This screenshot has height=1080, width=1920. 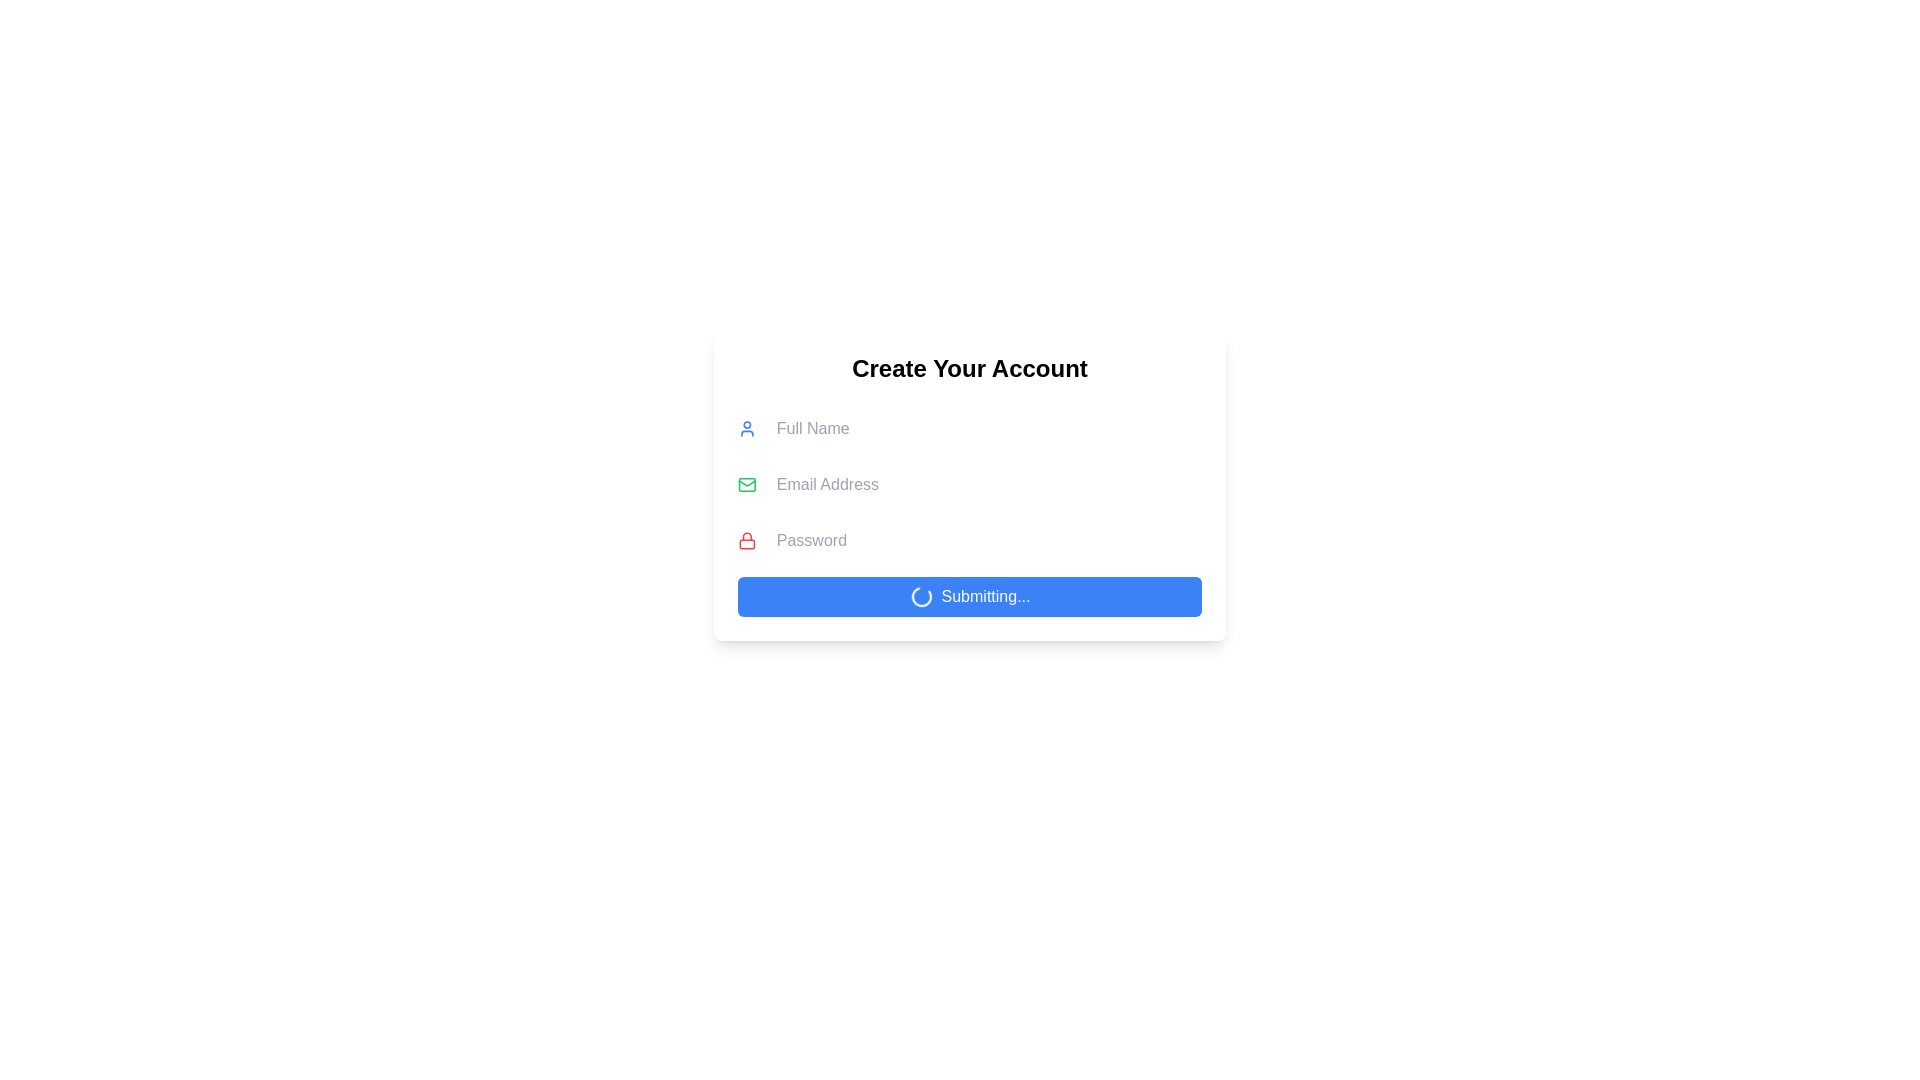 What do you see at coordinates (920, 596) in the screenshot?
I see `the loading spinner icon located inside the 'Submitting...' button, positioned to the left of the text and centered vertically within the button` at bounding box center [920, 596].